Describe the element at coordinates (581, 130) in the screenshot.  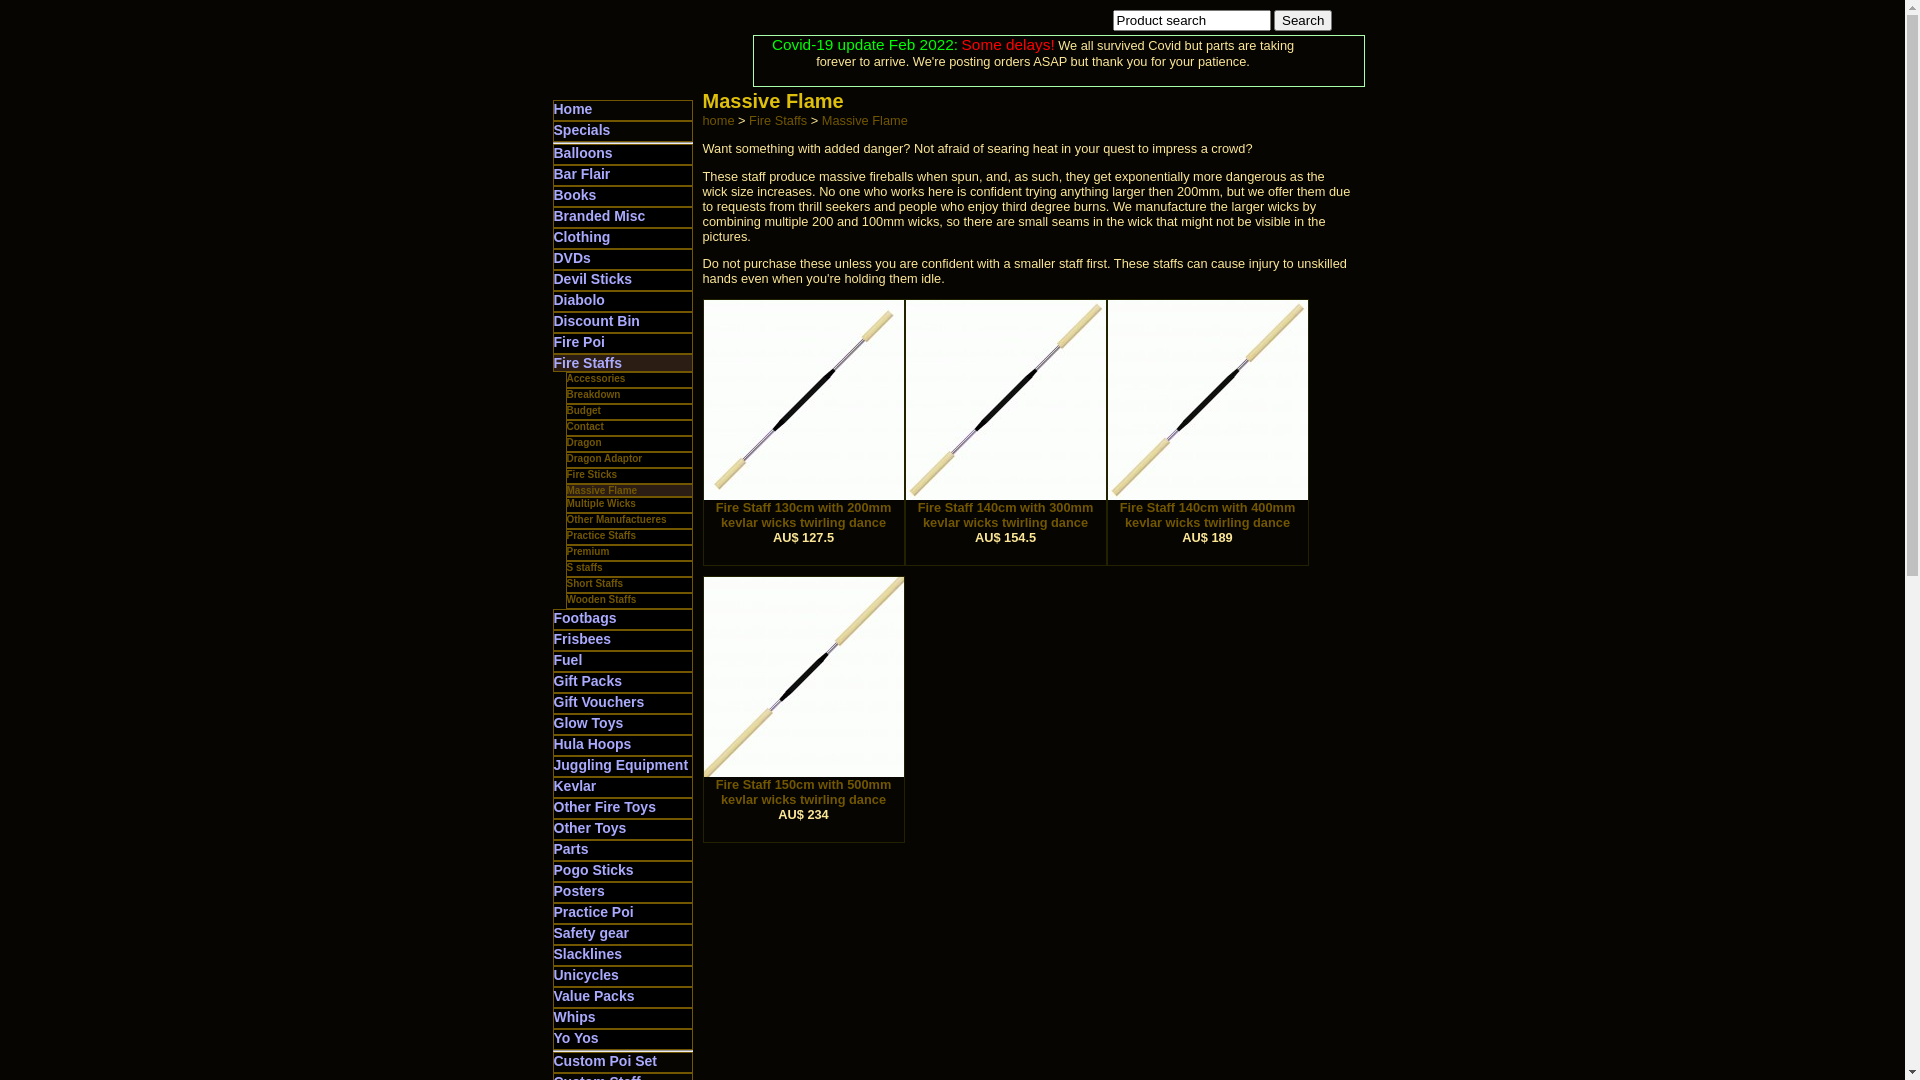
I see `'Specials'` at that location.